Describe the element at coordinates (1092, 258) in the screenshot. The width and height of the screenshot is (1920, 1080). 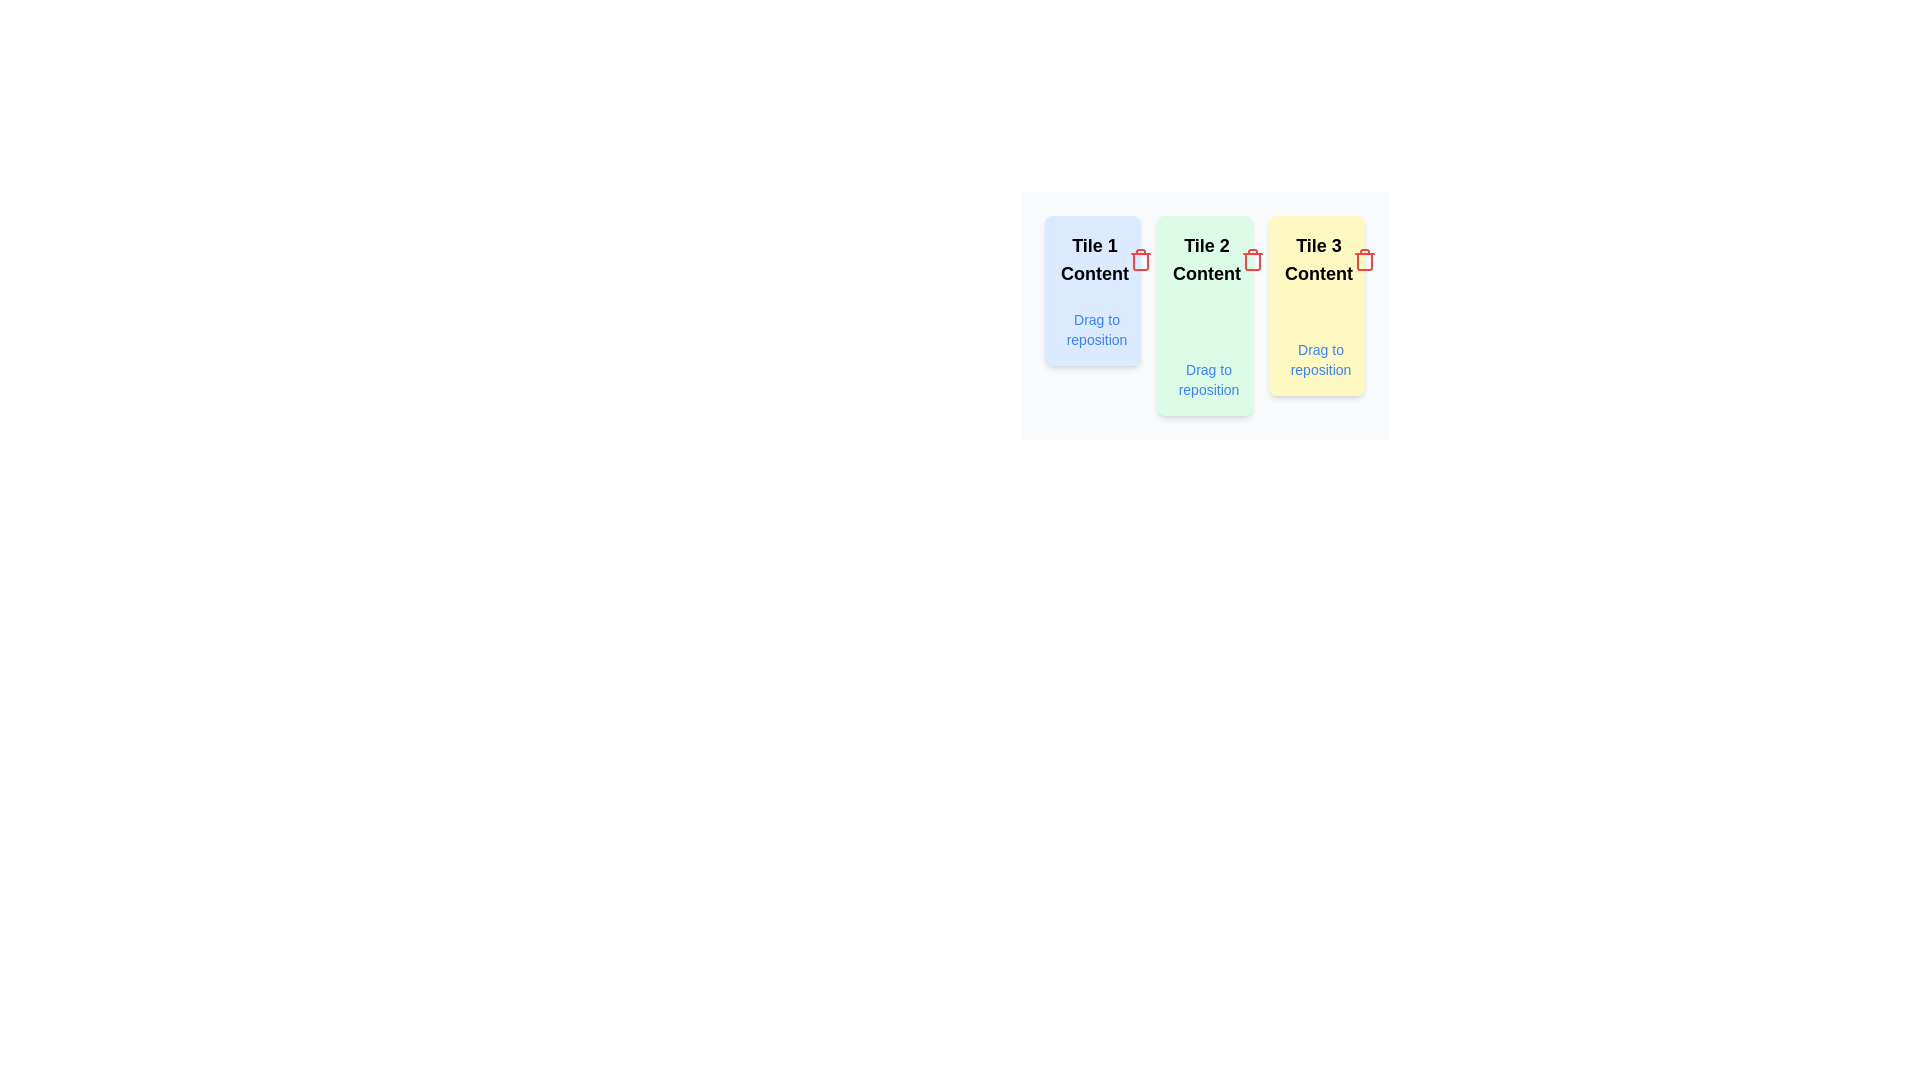
I see `the title or heading displayed in the topmost section of the blue-tinted 'Tile 1' within the first column of the grid layout` at that location.